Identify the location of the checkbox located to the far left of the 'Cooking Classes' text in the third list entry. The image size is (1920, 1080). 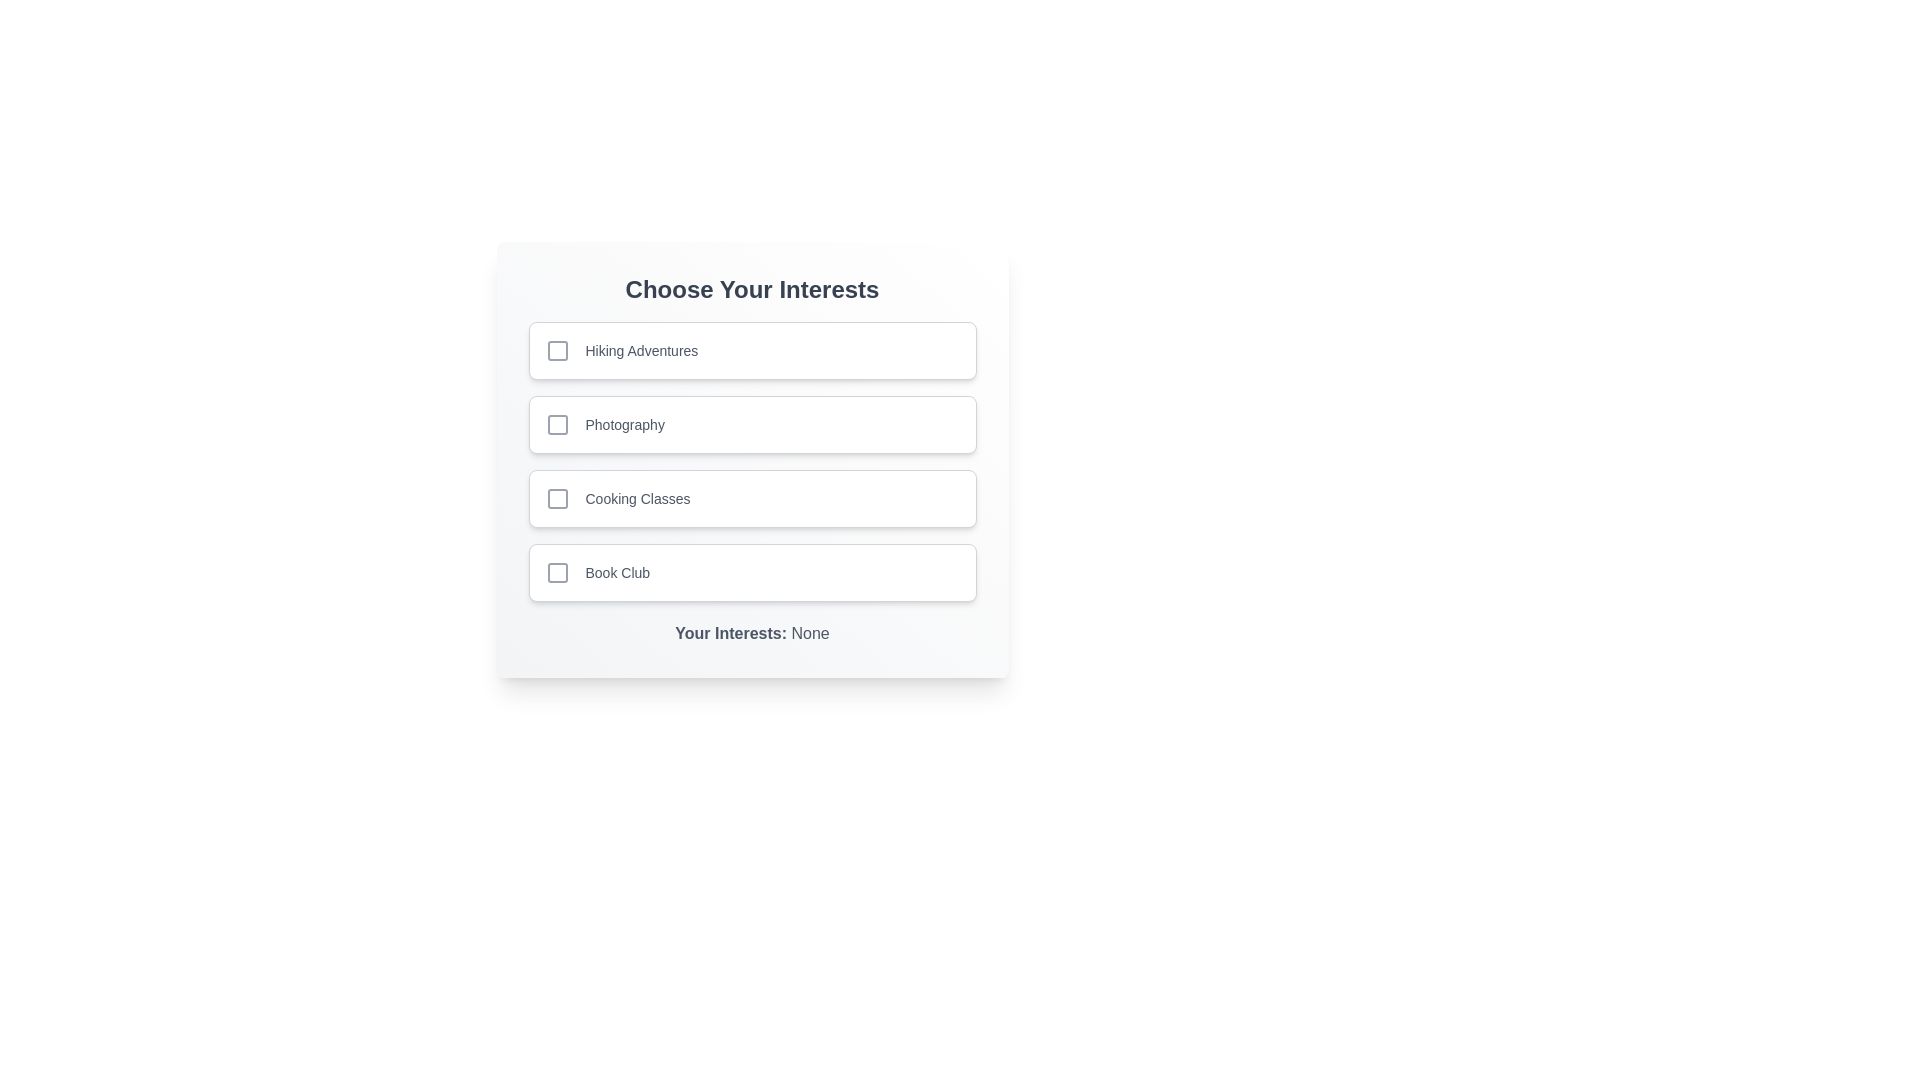
(557, 497).